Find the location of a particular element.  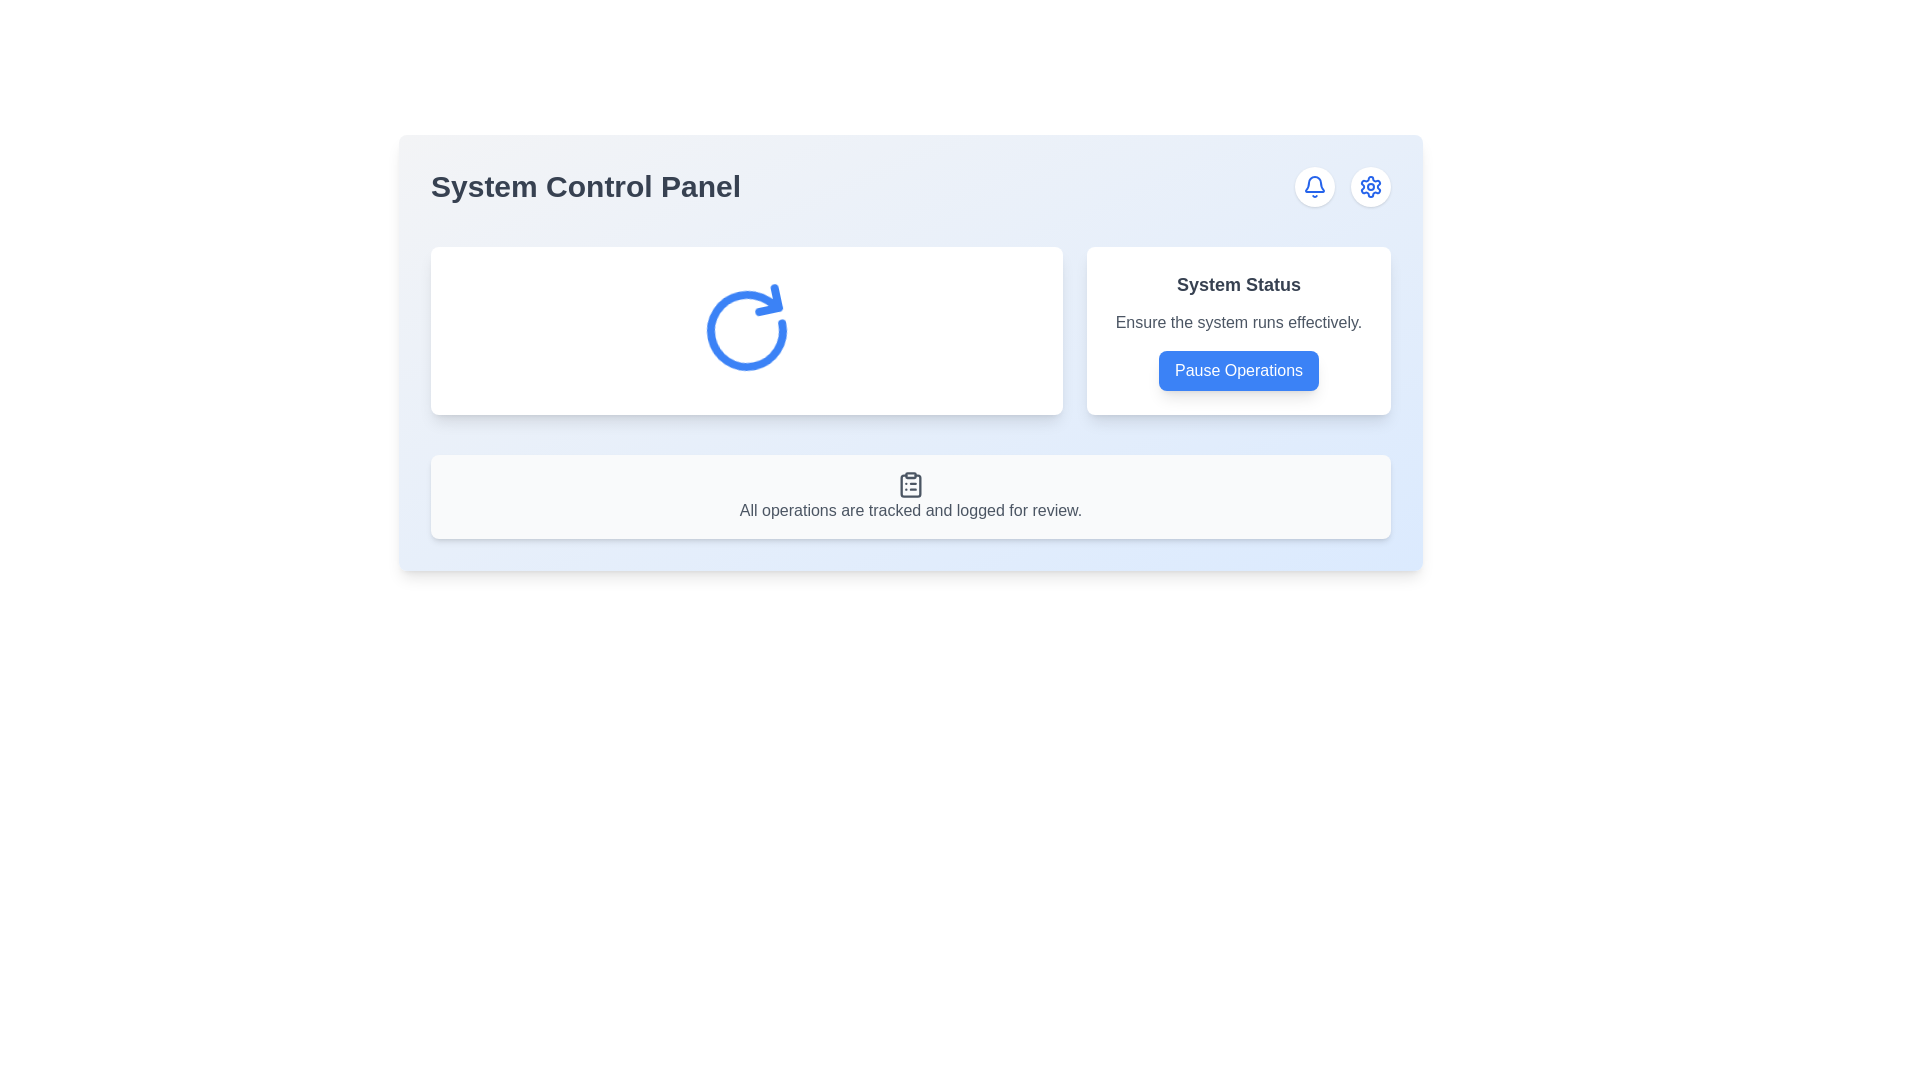

the non-interactive graphical representation icon located in the top-right region of the interface, which is the leftmost icon among a row of small circular icons is located at coordinates (1315, 184).